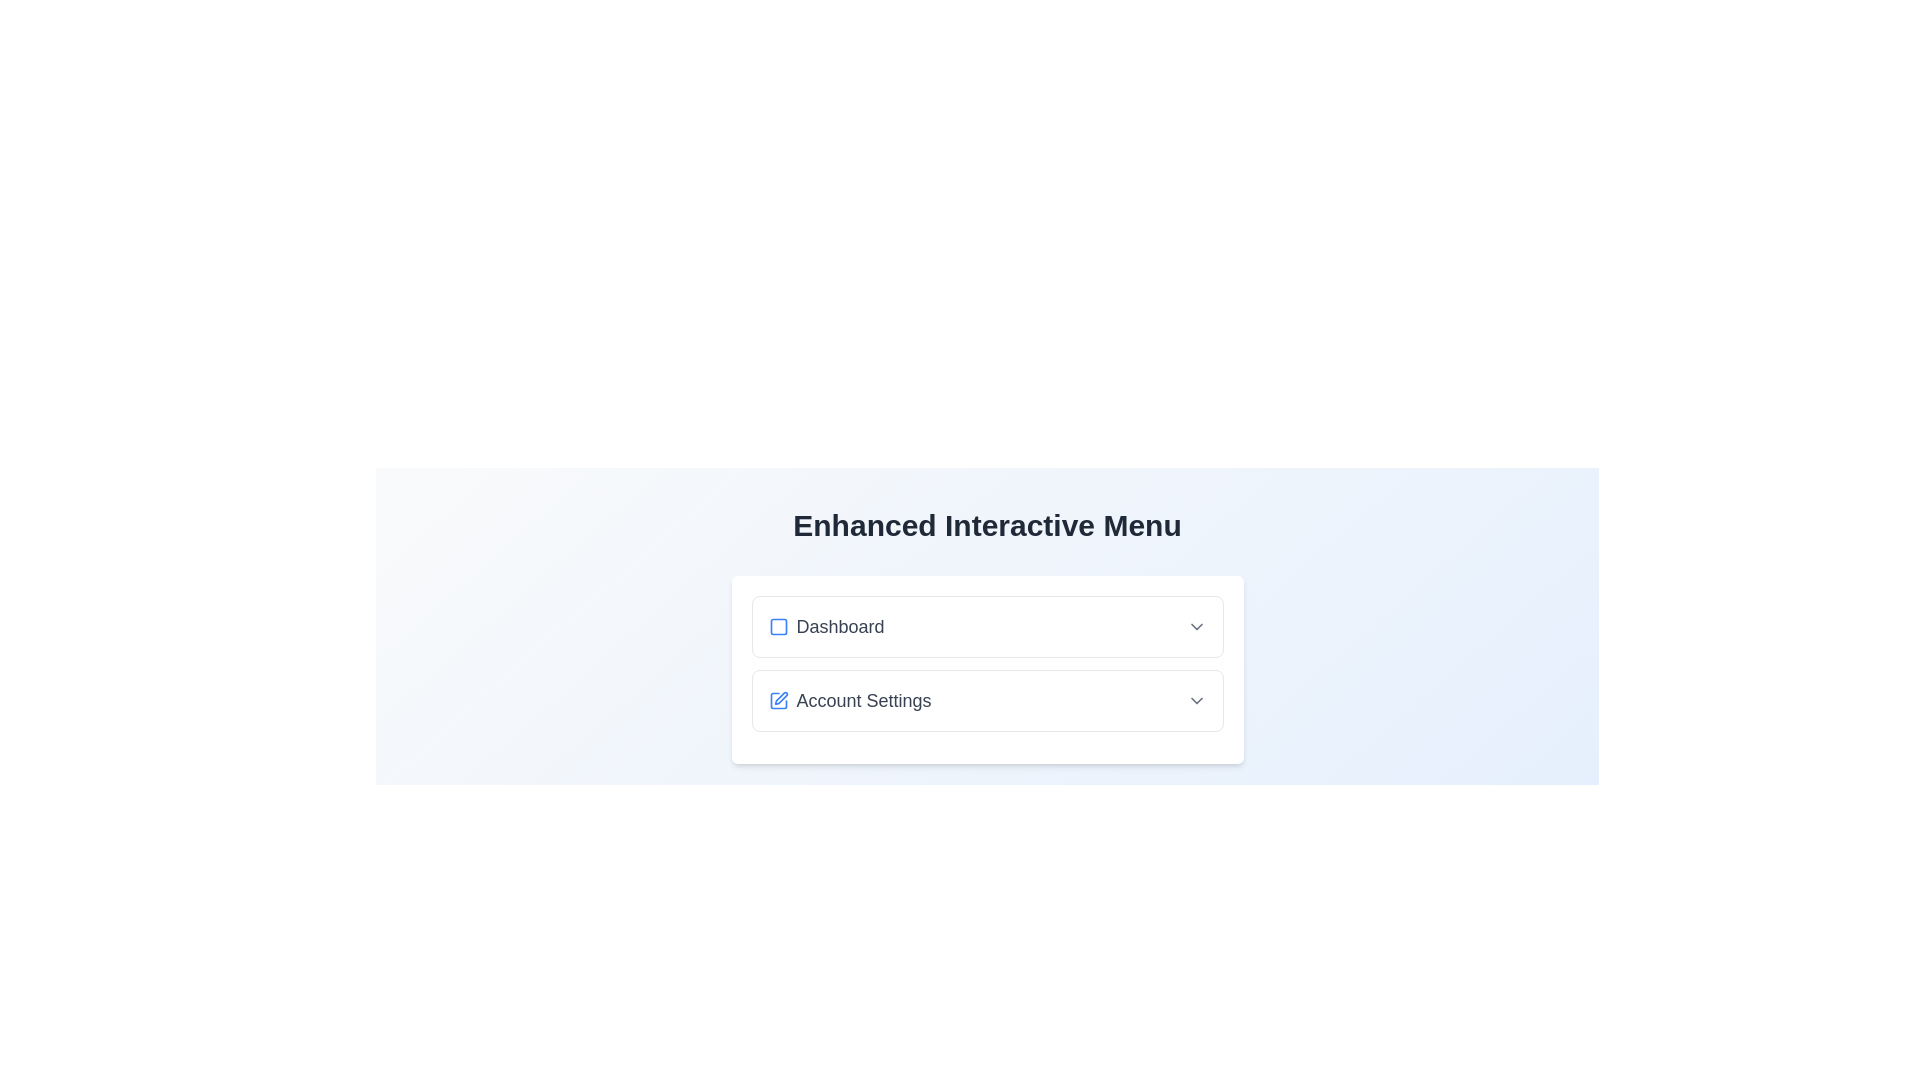 Image resolution: width=1920 pixels, height=1080 pixels. Describe the element at coordinates (780, 697) in the screenshot. I see `the pen or pencil icon with a blue outline next to the 'Account Settings' text to observe interactive visual cues` at that location.